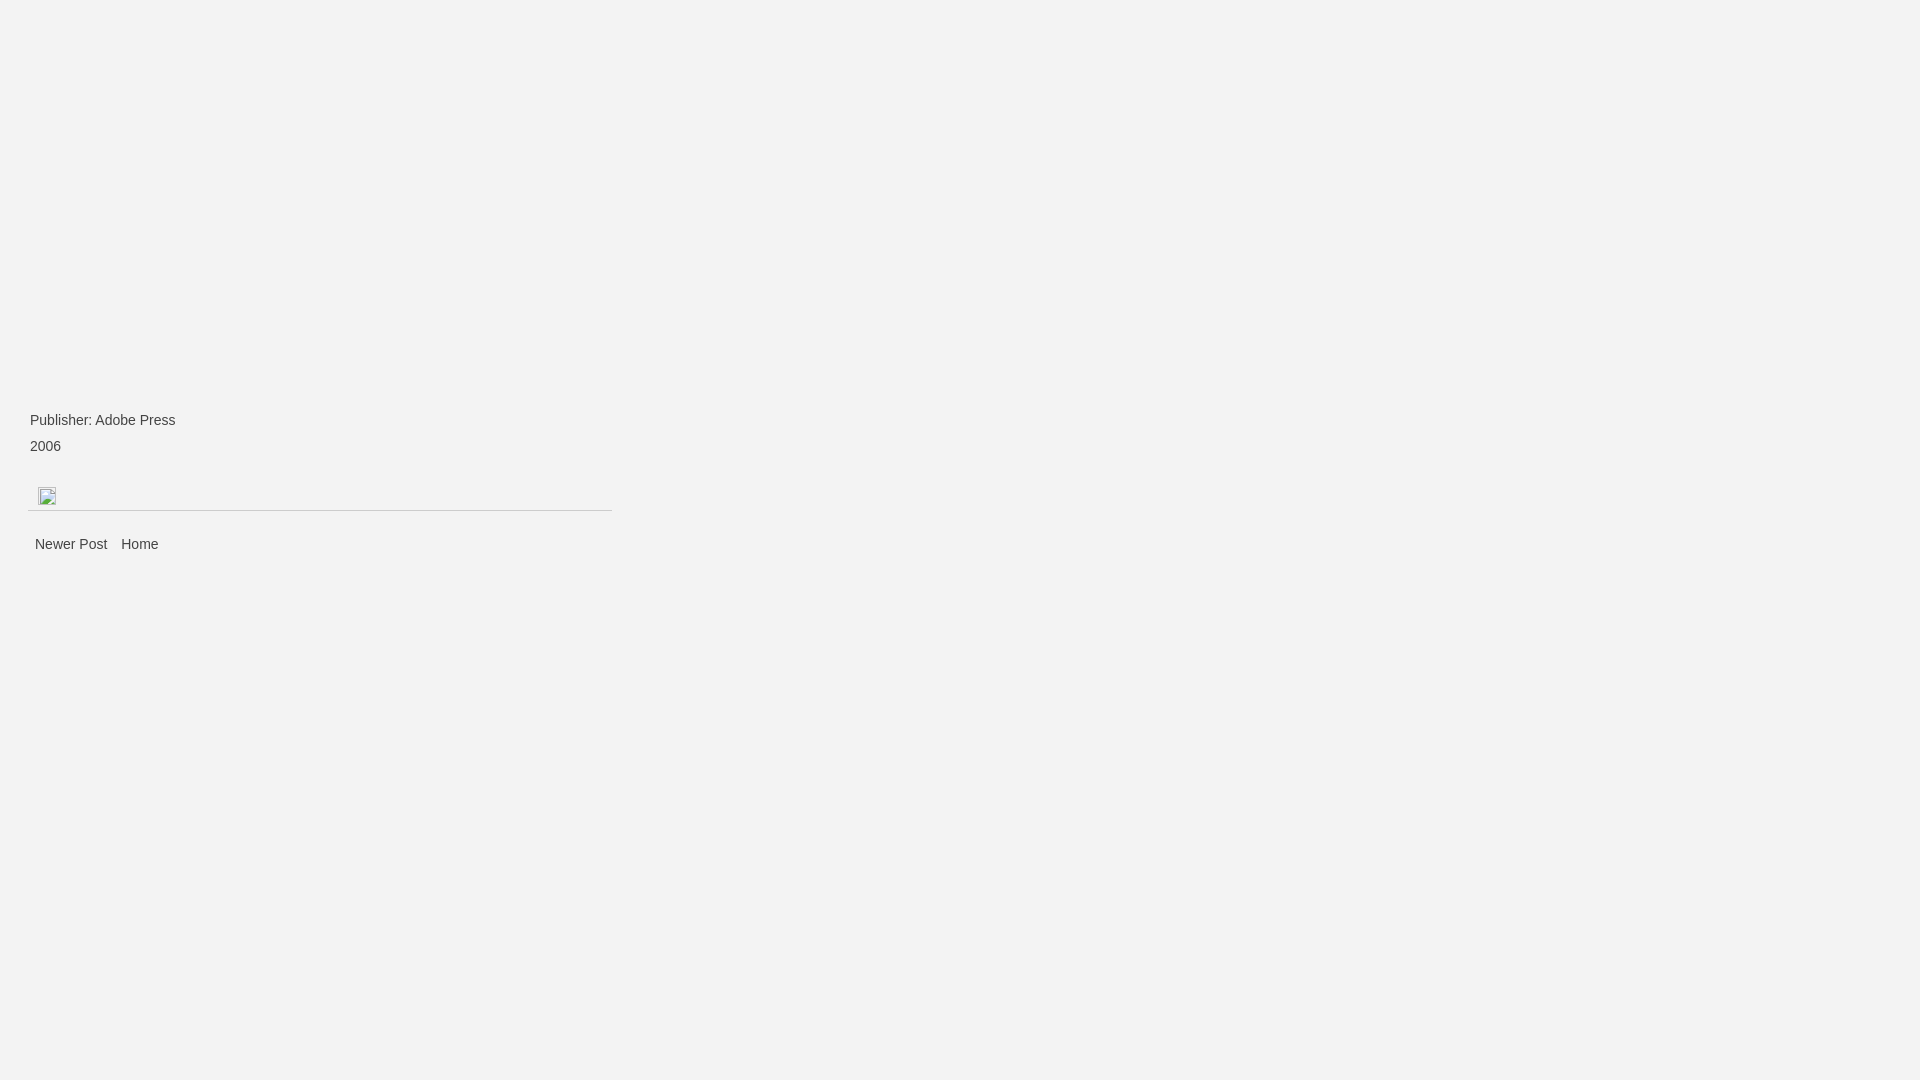 This screenshot has height=1080, width=1920. What do you see at coordinates (38, 494) in the screenshot?
I see `'Edit Post'` at bounding box center [38, 494].